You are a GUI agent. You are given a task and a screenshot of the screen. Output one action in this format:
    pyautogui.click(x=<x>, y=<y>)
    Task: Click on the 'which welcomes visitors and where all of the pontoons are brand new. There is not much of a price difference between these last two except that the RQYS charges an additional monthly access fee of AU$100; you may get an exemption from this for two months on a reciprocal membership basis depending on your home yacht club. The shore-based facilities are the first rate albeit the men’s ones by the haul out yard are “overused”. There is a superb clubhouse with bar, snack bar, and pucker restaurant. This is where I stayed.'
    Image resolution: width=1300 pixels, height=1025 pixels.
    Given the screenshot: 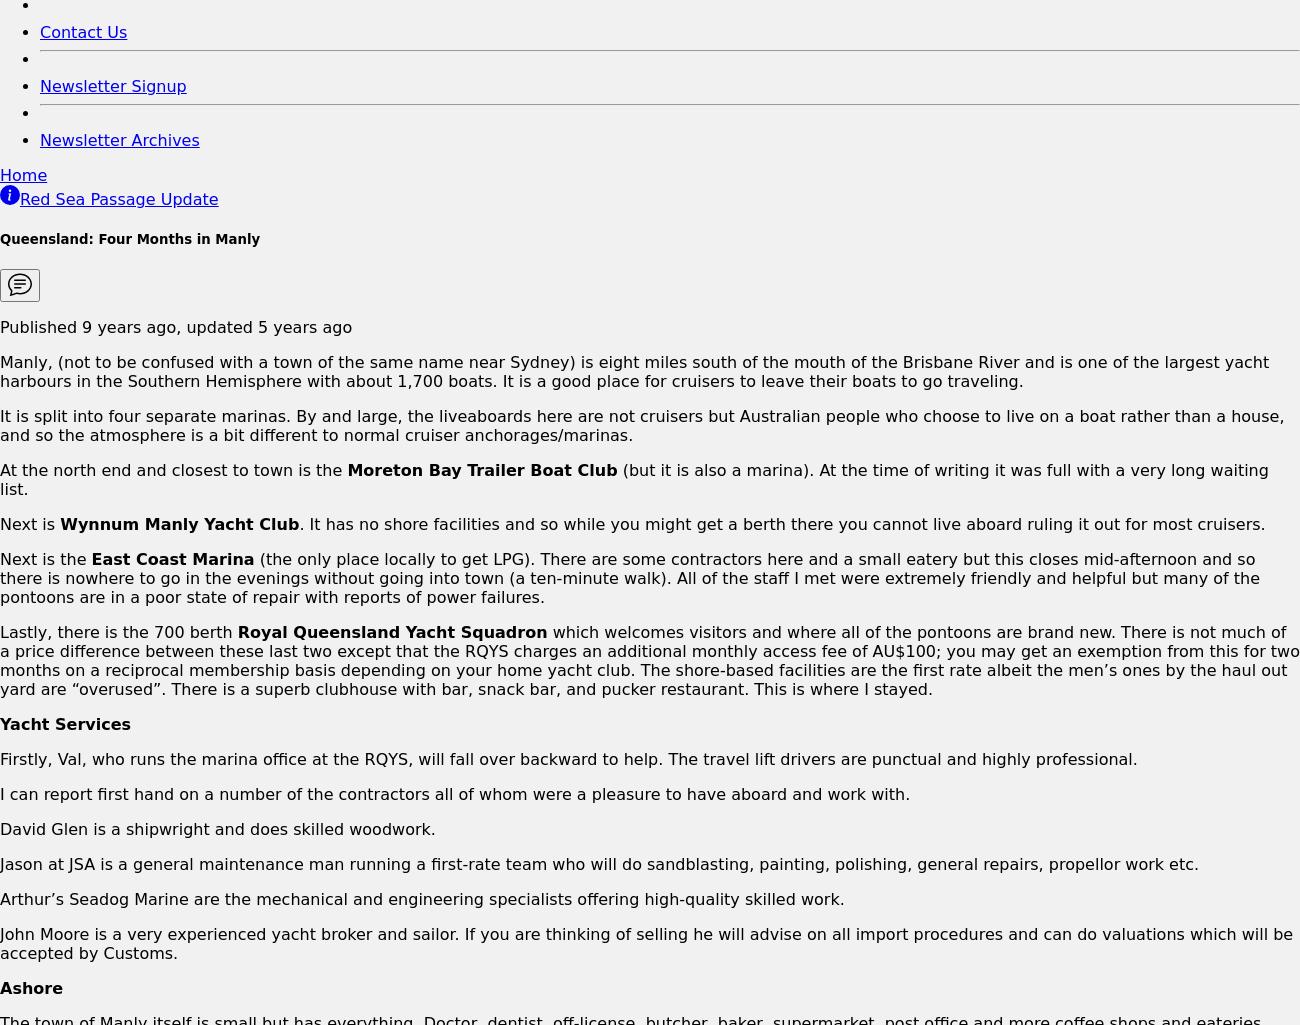 What is the action you would take?
    pyautogui.click(x=649, y=659)
    